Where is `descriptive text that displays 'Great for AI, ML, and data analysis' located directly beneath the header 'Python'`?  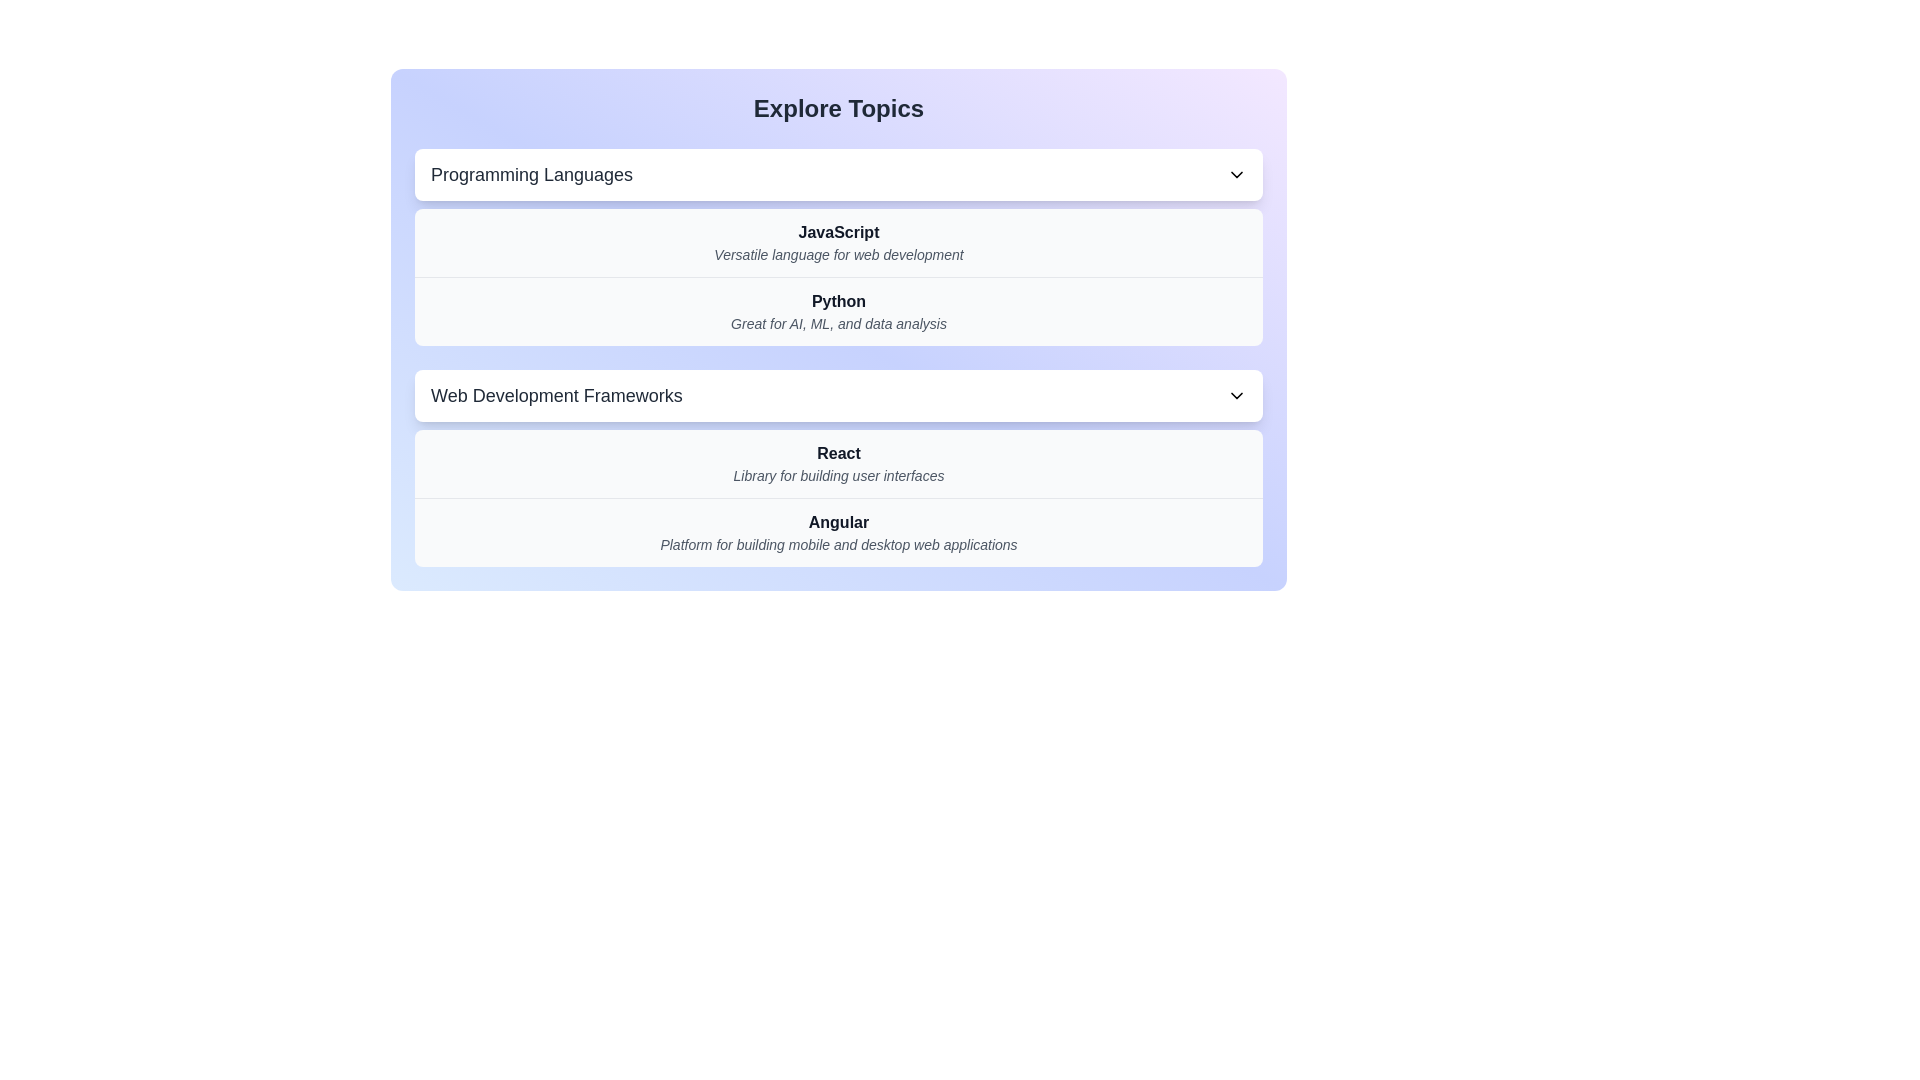
descriptive text that displays 'Great for AI, ML, and data analysis' located directly beneath the header 'Python' is located at coordinates (839, 323).